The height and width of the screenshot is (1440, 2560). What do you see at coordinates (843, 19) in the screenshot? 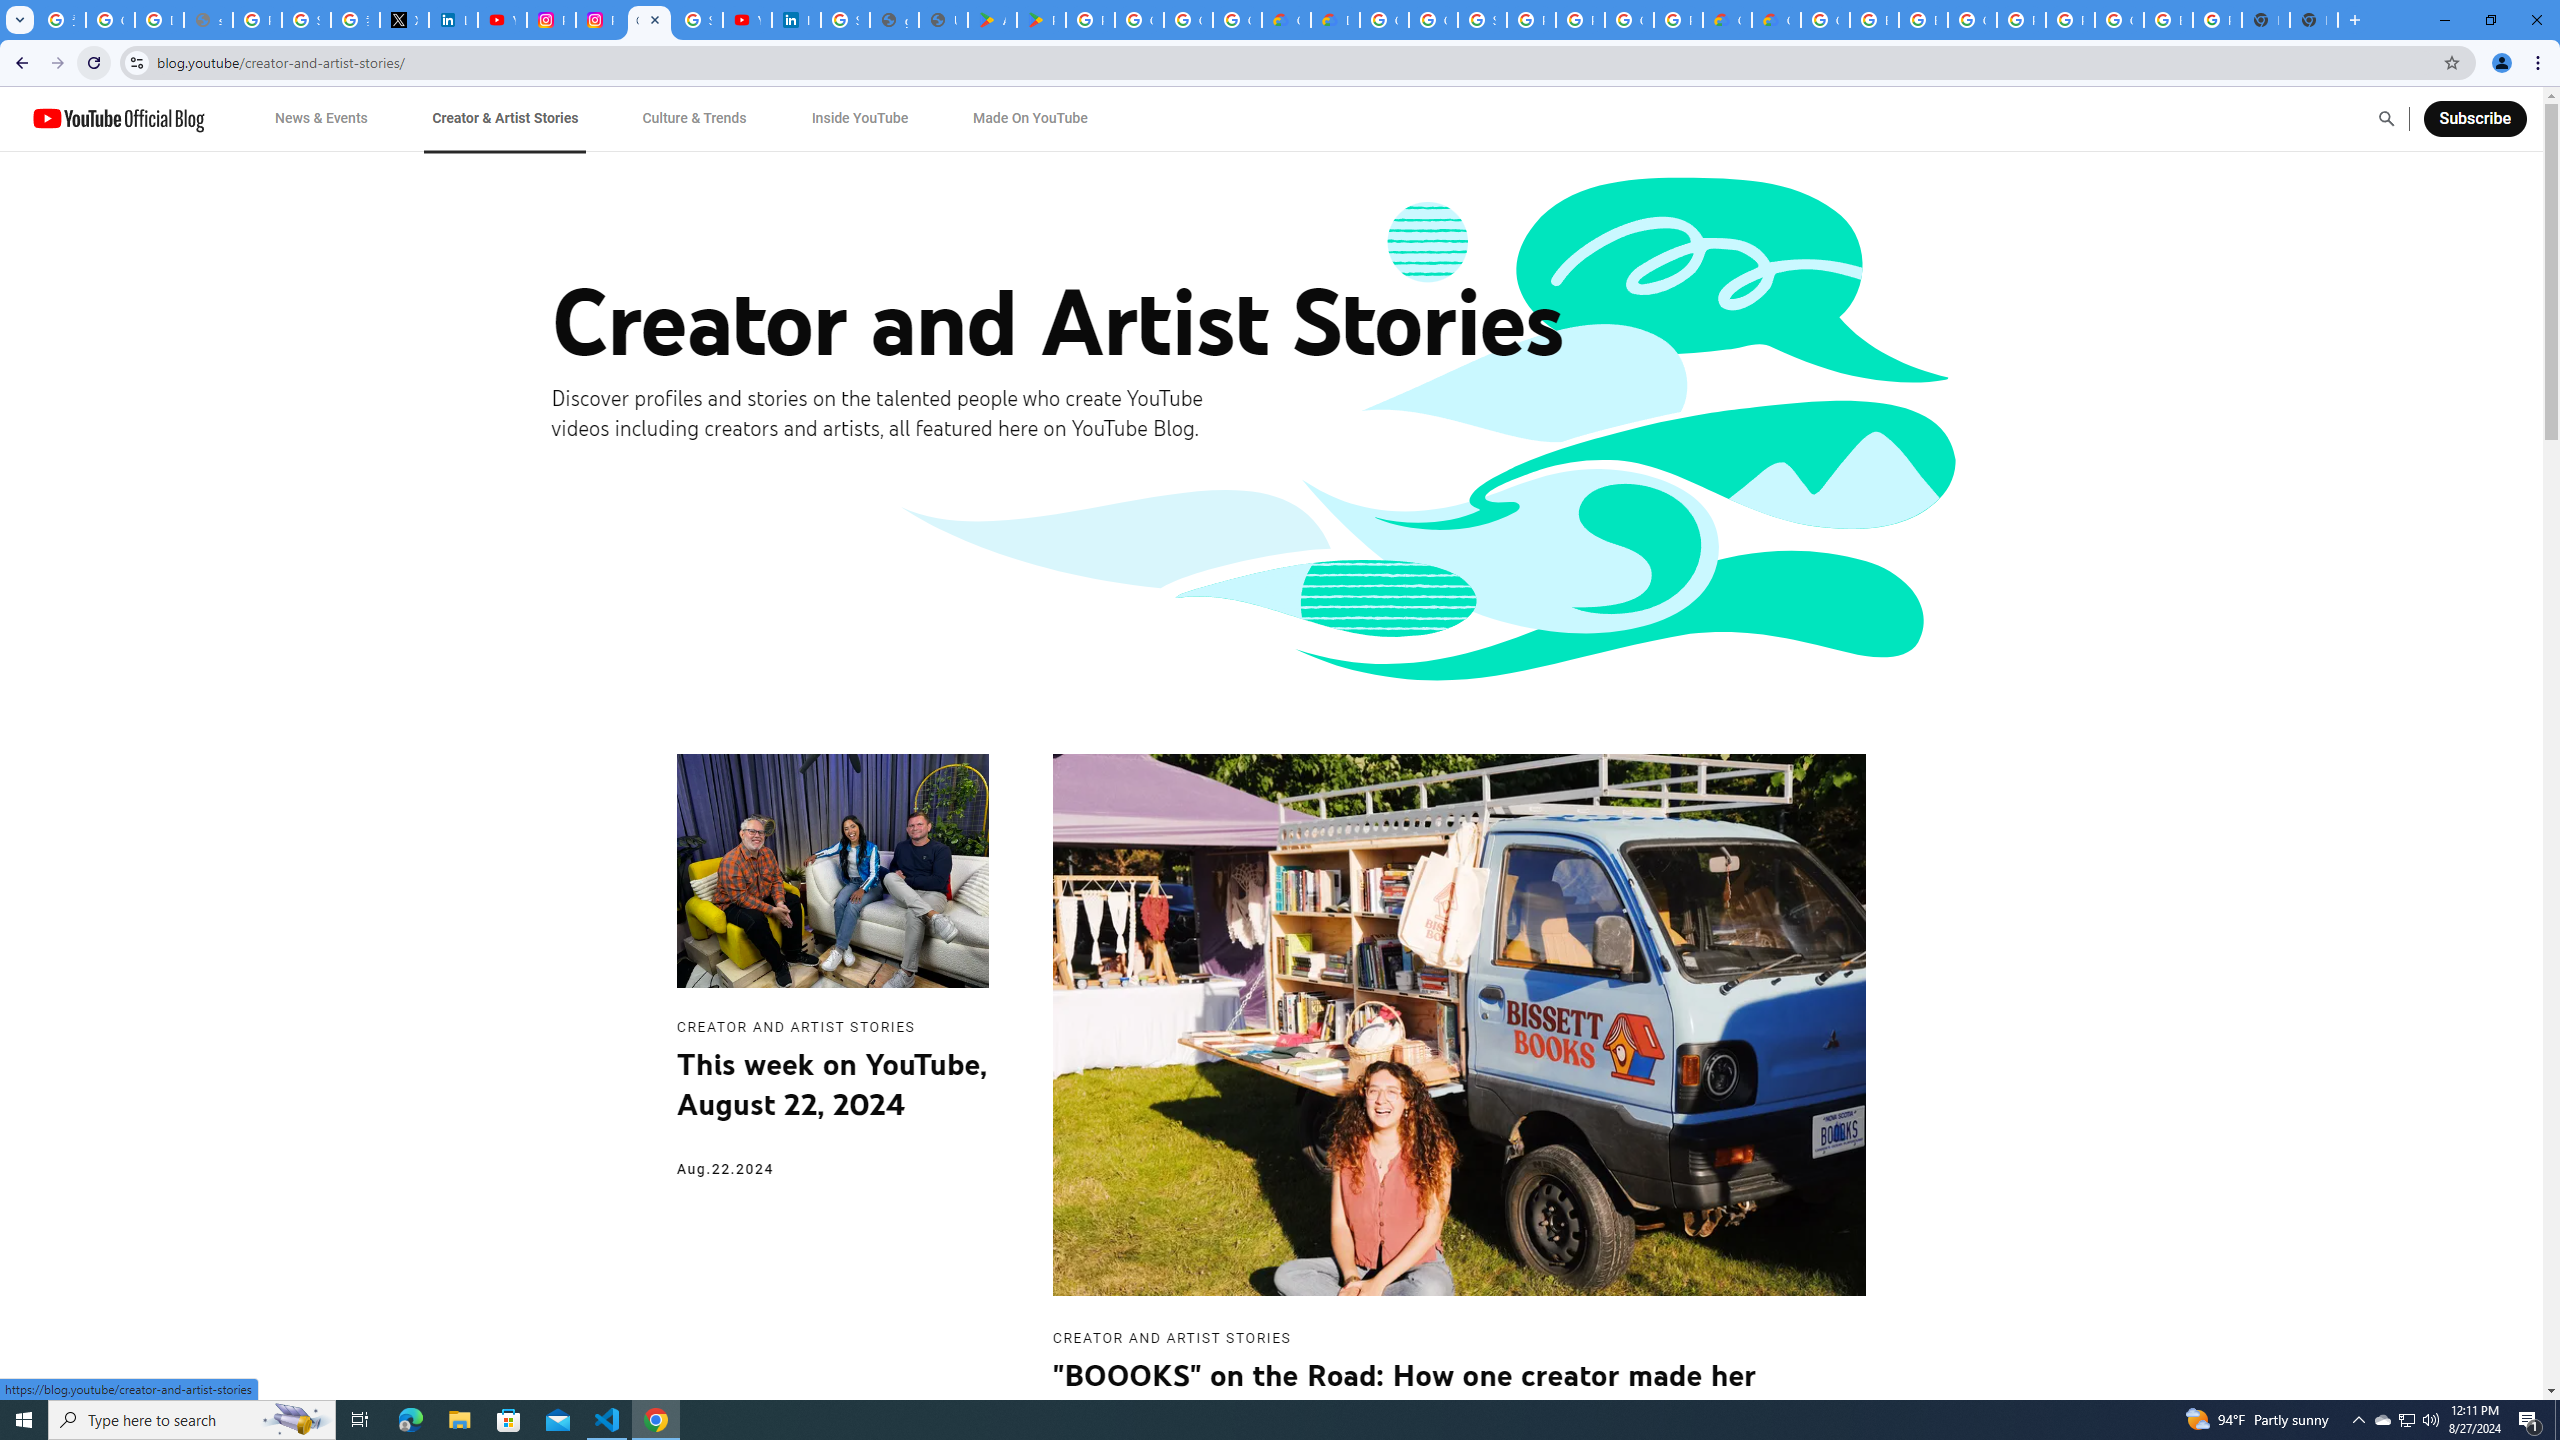
I see `'Sign in - Google Accounts'` at bounding box center [843, 19].